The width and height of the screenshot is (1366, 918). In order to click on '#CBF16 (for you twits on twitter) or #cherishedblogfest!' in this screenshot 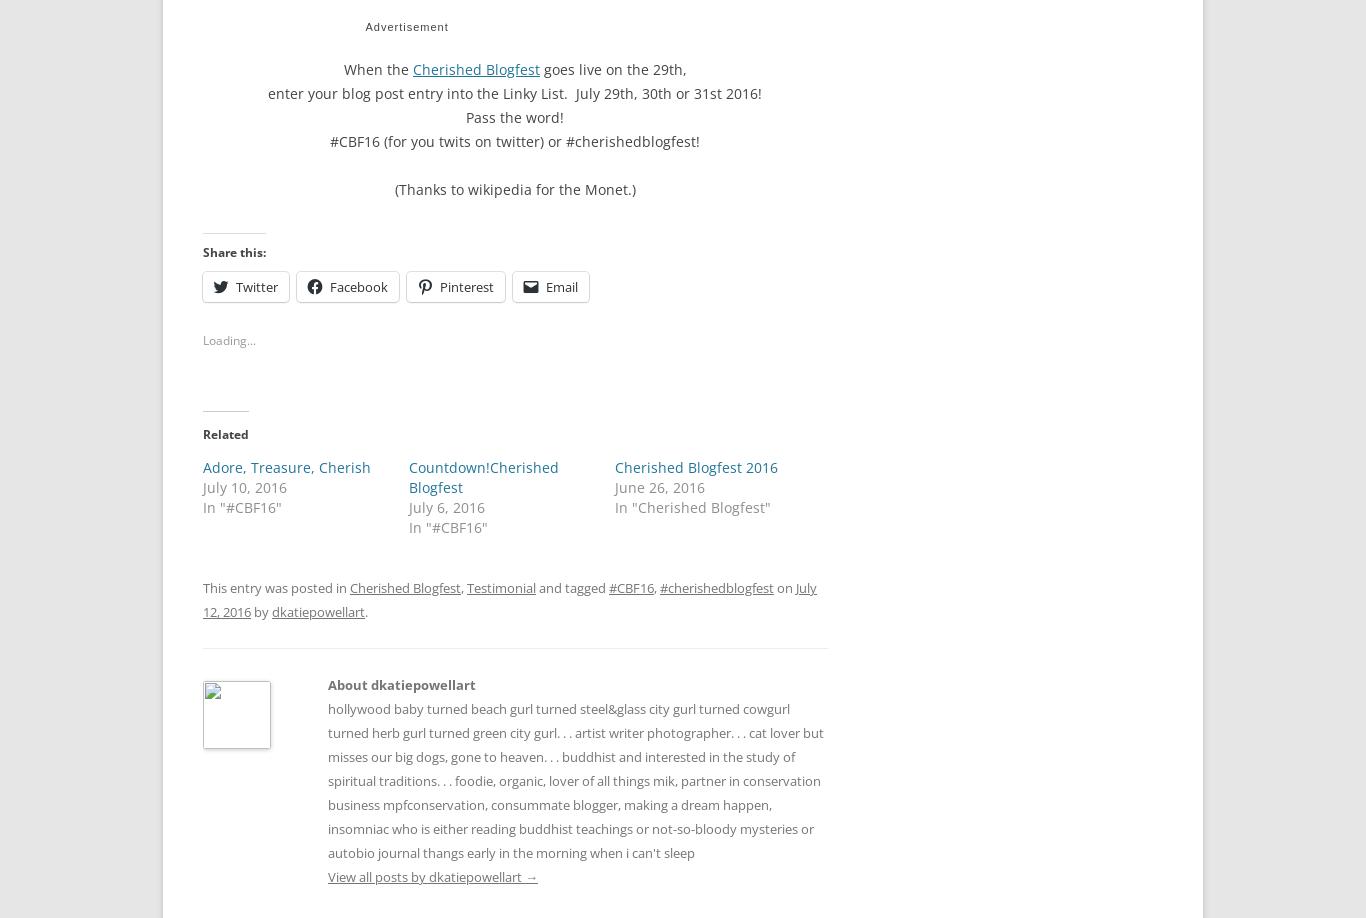, I will do `click(514, 139)`.